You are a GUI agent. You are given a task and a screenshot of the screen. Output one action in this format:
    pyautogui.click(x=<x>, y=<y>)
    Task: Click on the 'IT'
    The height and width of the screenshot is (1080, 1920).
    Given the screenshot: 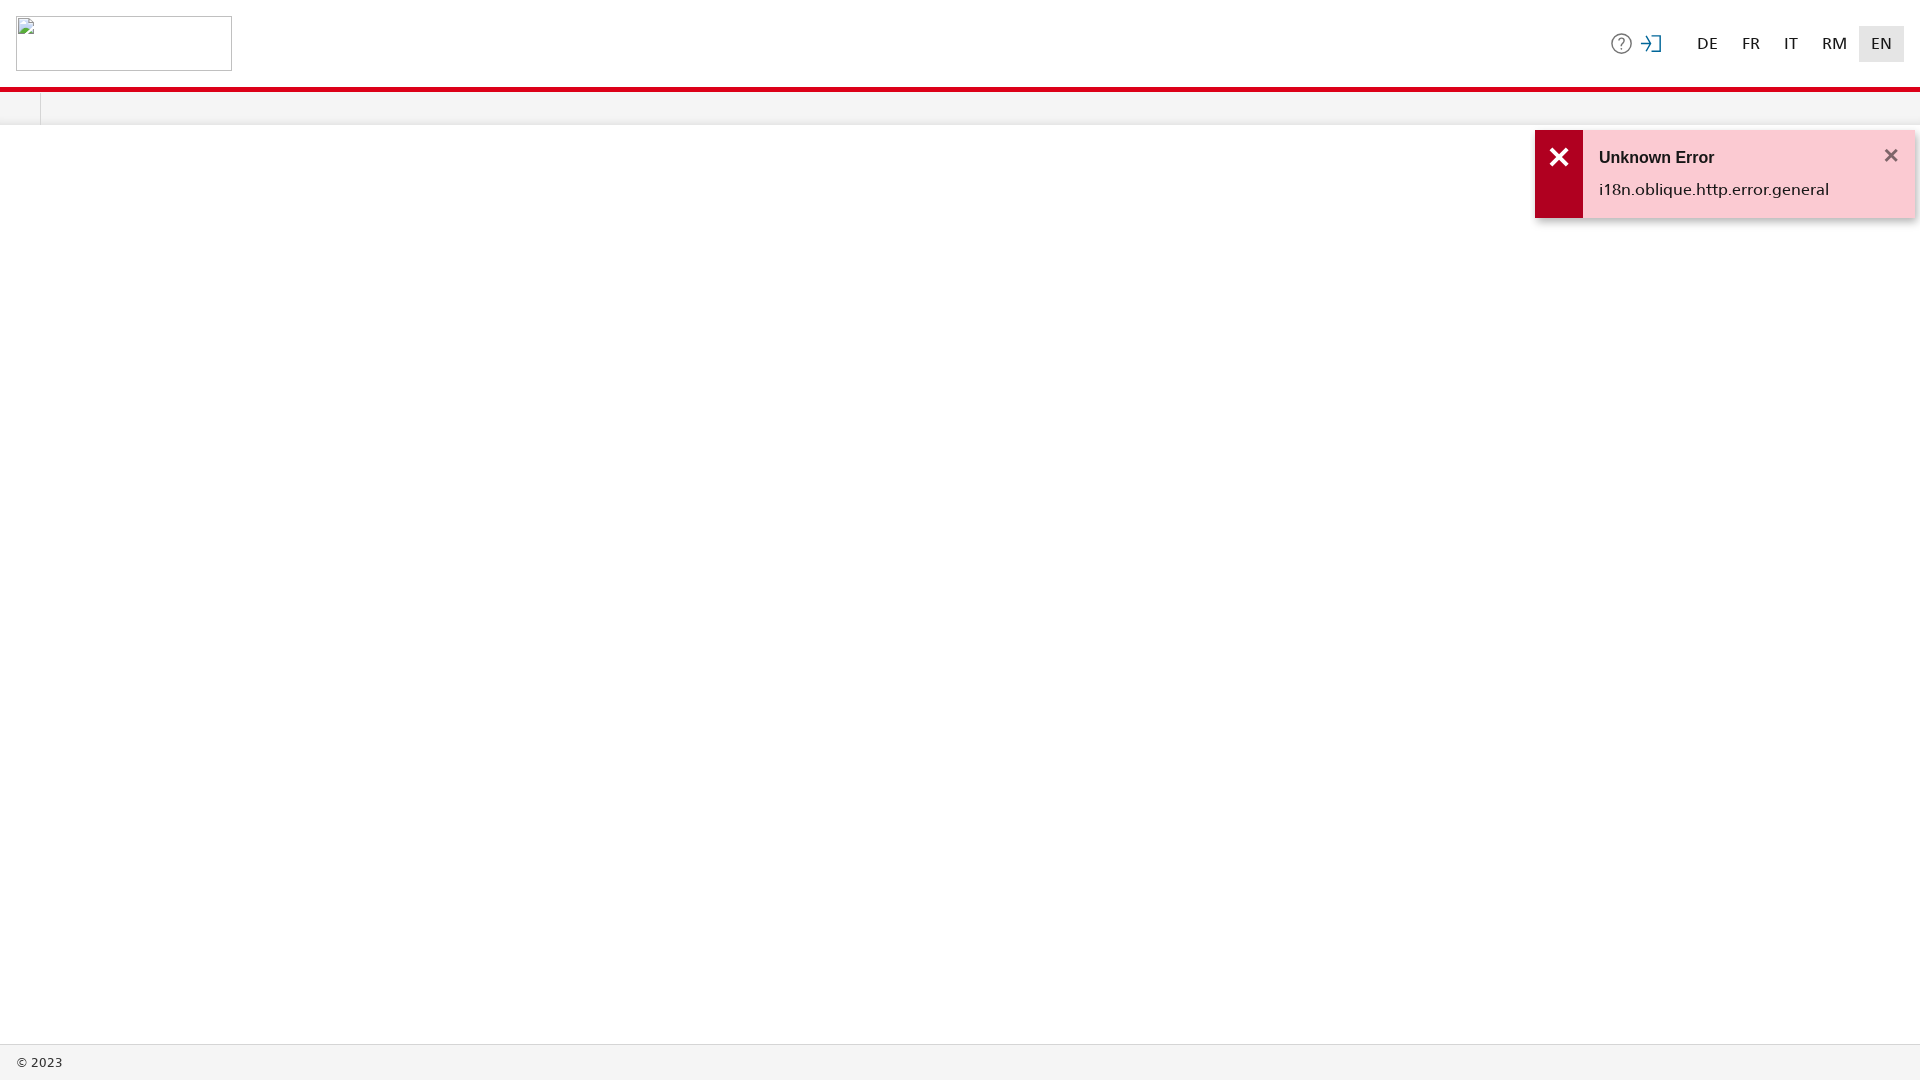 What is the action you would take?
    pyautogui.click(x=1790, y=43)
    